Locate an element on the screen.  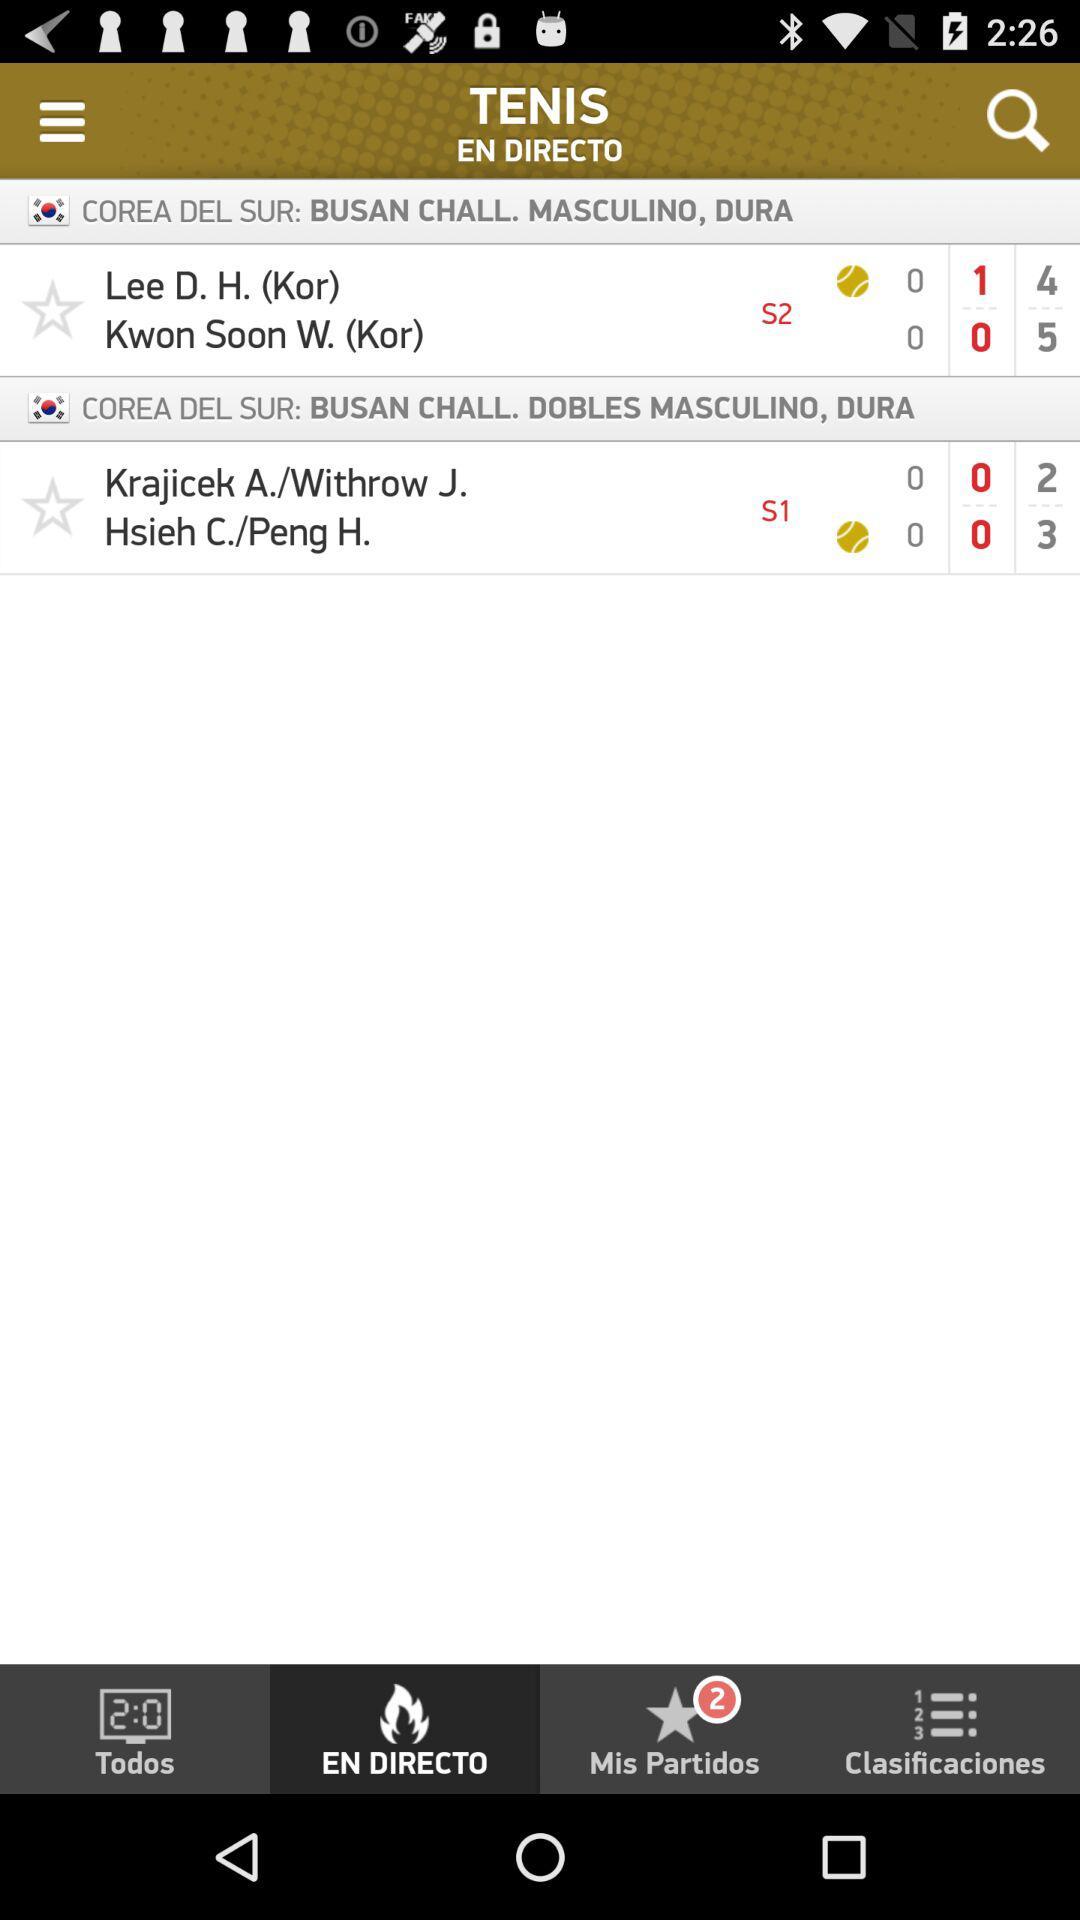
the icon to the right of the busan chall masculino icon is located at coordinates (1018, 119).